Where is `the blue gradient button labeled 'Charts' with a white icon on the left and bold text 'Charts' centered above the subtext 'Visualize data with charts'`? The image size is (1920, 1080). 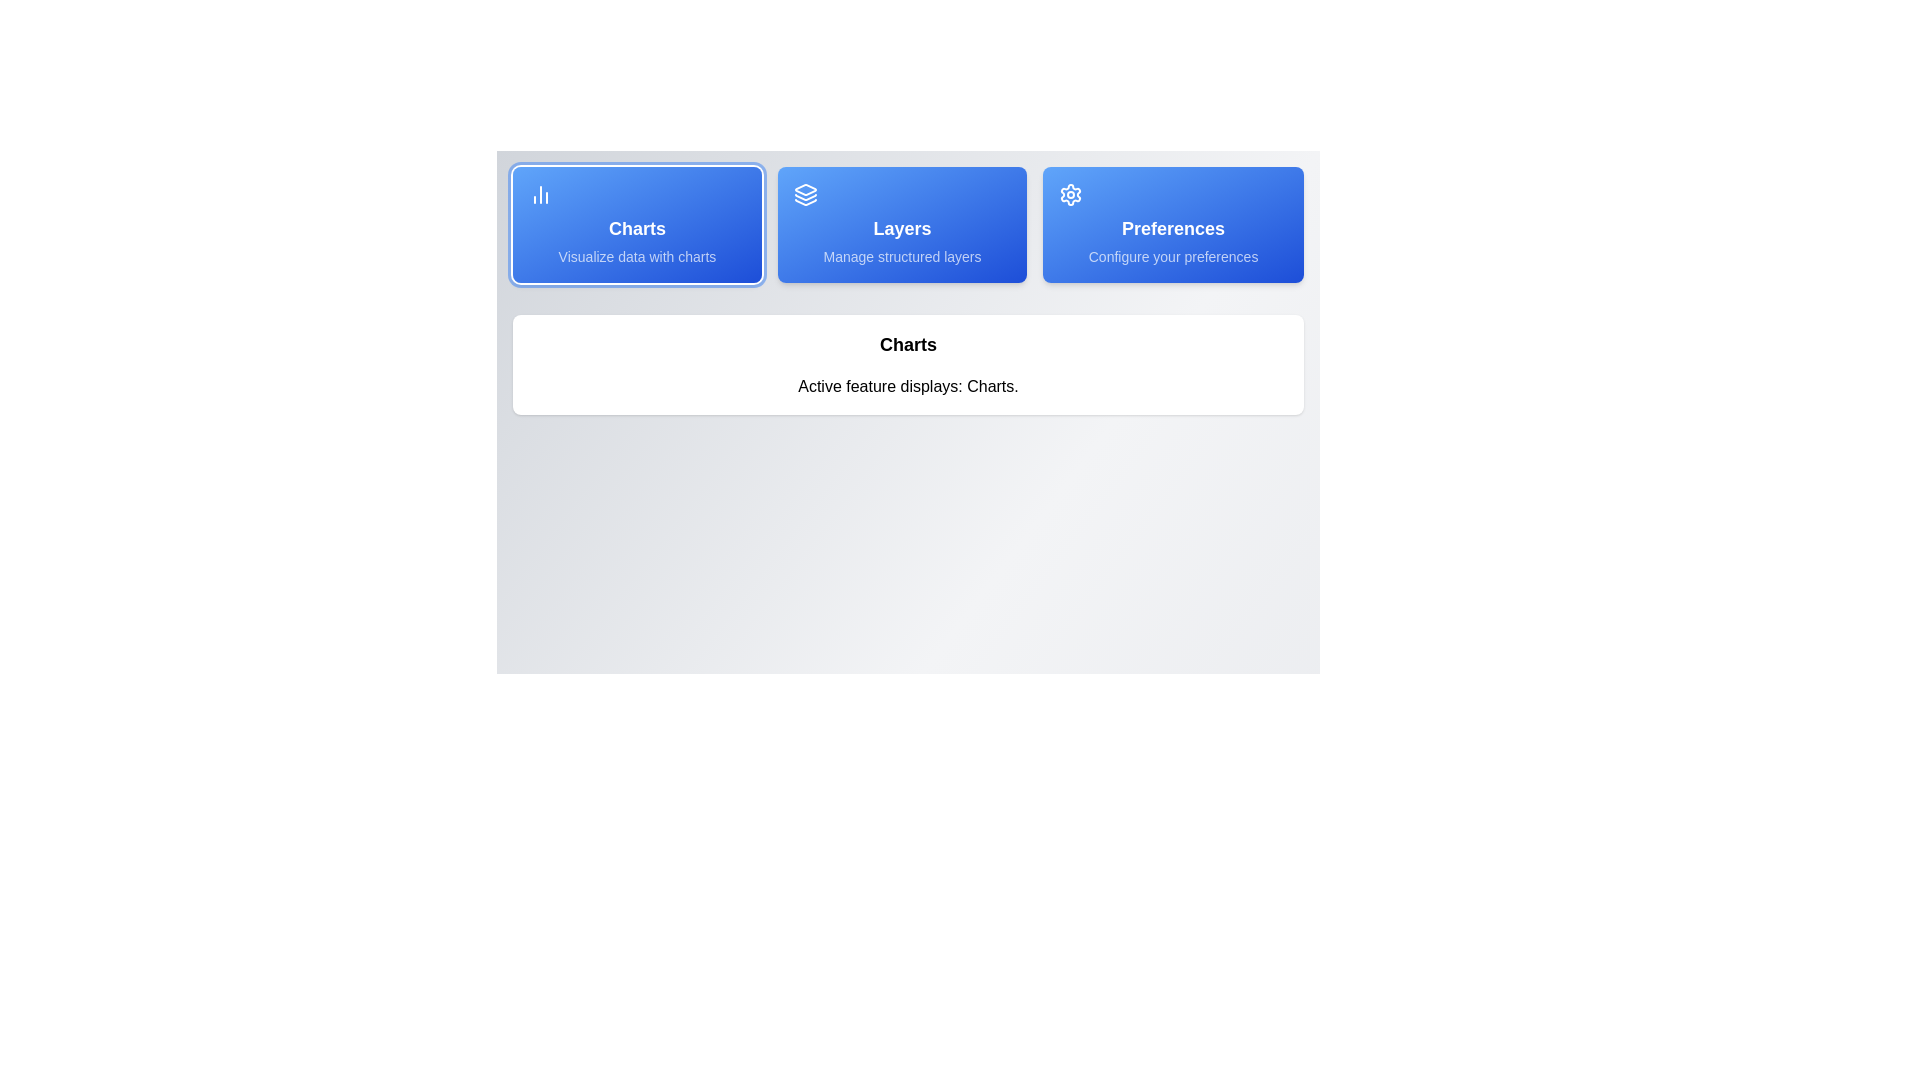
the blue gradient button labeled 'Charts' with a white icon on the left and bold text 'Charts' centered above the subtext 'Visualize data with charts' is located at coordinates (636, 224).